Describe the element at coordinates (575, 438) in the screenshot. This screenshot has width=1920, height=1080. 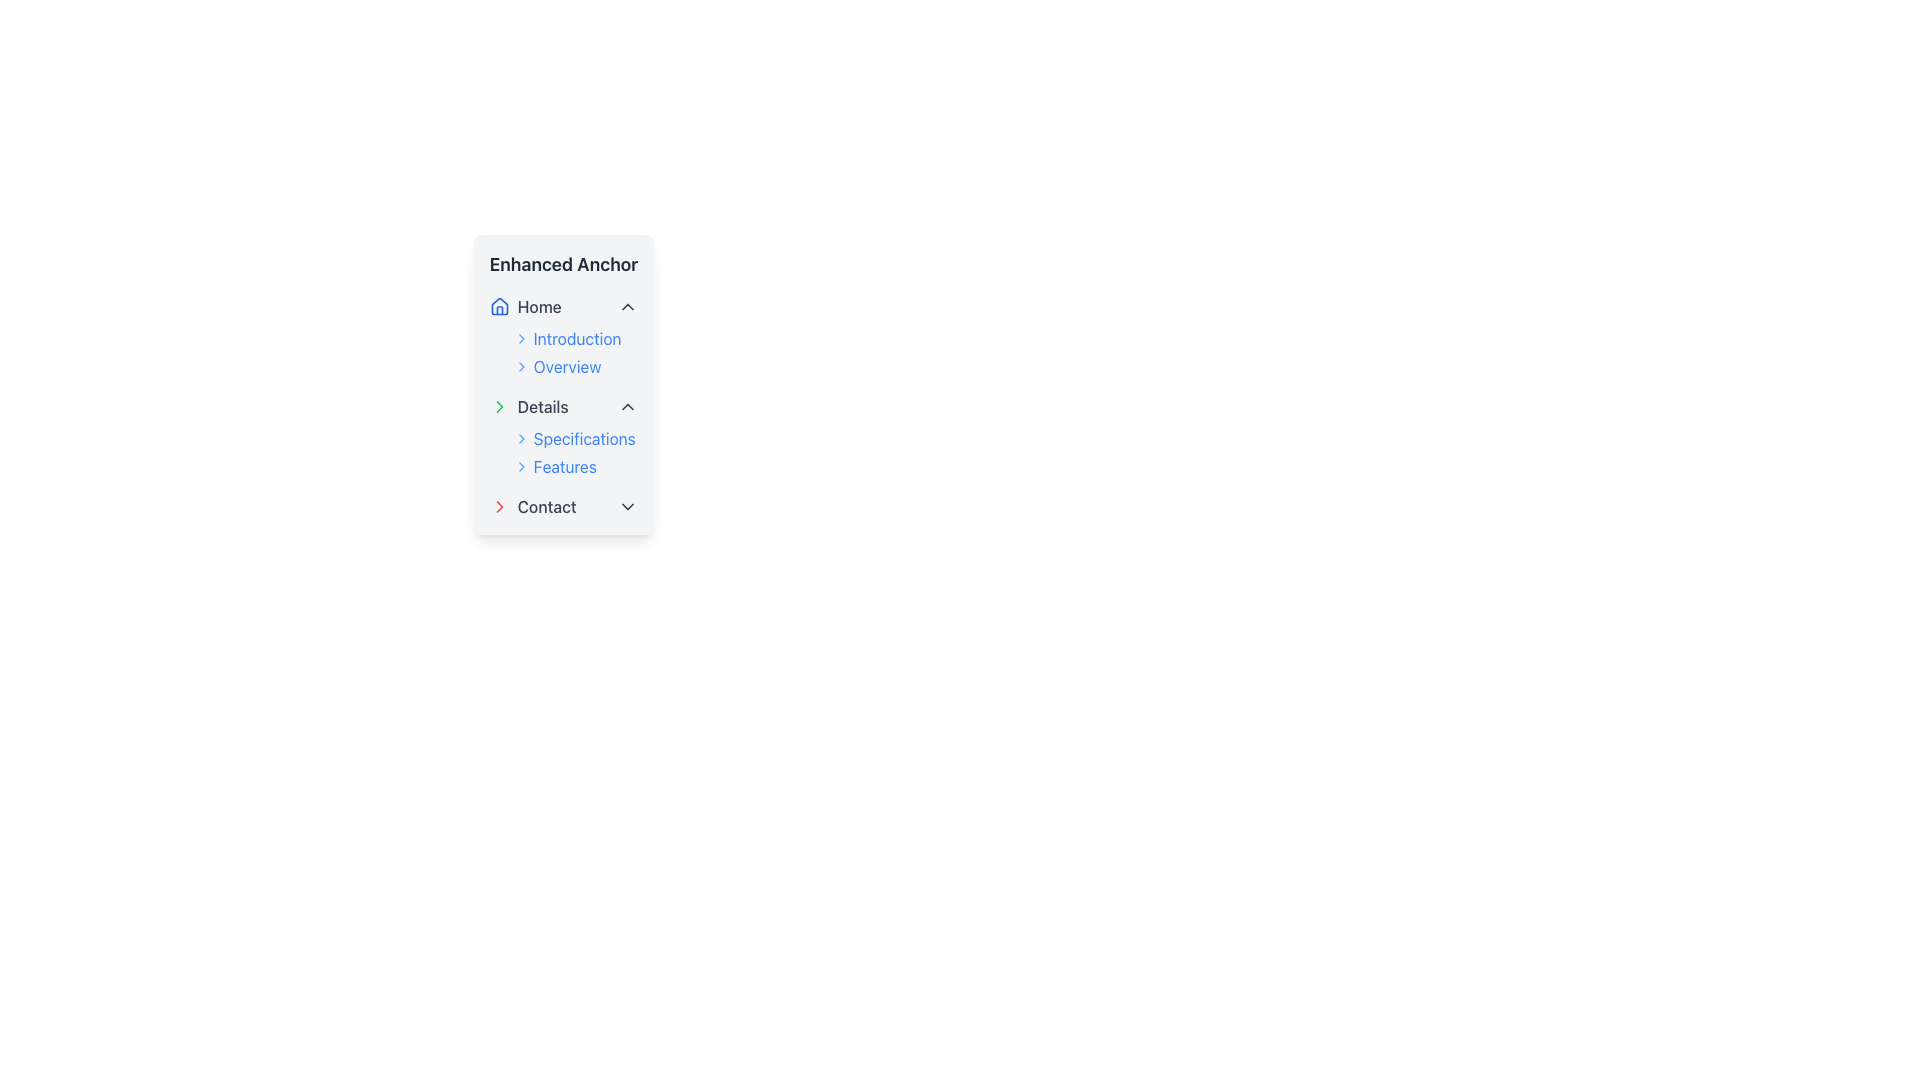
I see `the 'Specifications' navigational link in the collapsible navigation menu` at that location.